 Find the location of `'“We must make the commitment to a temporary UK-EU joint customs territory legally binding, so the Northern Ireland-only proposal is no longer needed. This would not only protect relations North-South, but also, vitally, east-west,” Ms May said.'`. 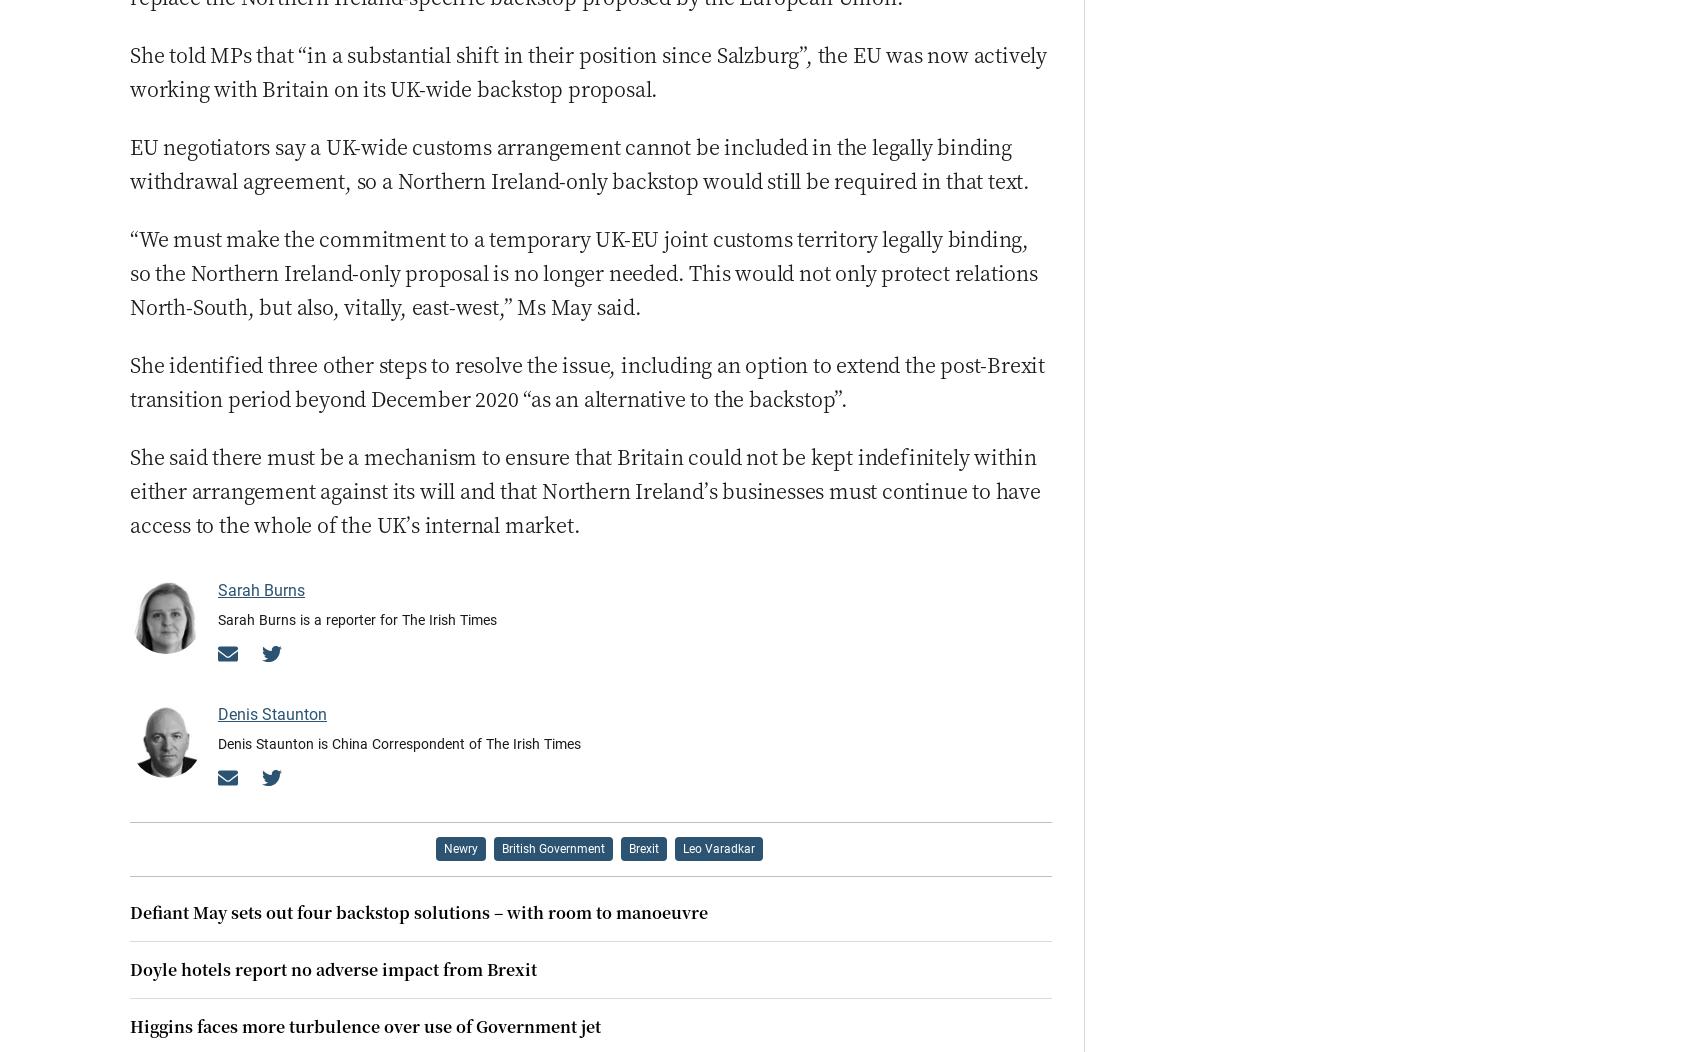

'“We must make the commitment to a temporary UK-EU joint customs territory legally binding, so the Northern Ireland-only proposal is no longer needed. This would not only protect relations North-South, but also, vitally, east-west,” Ms May said.' is located at coordinates (582, 271).